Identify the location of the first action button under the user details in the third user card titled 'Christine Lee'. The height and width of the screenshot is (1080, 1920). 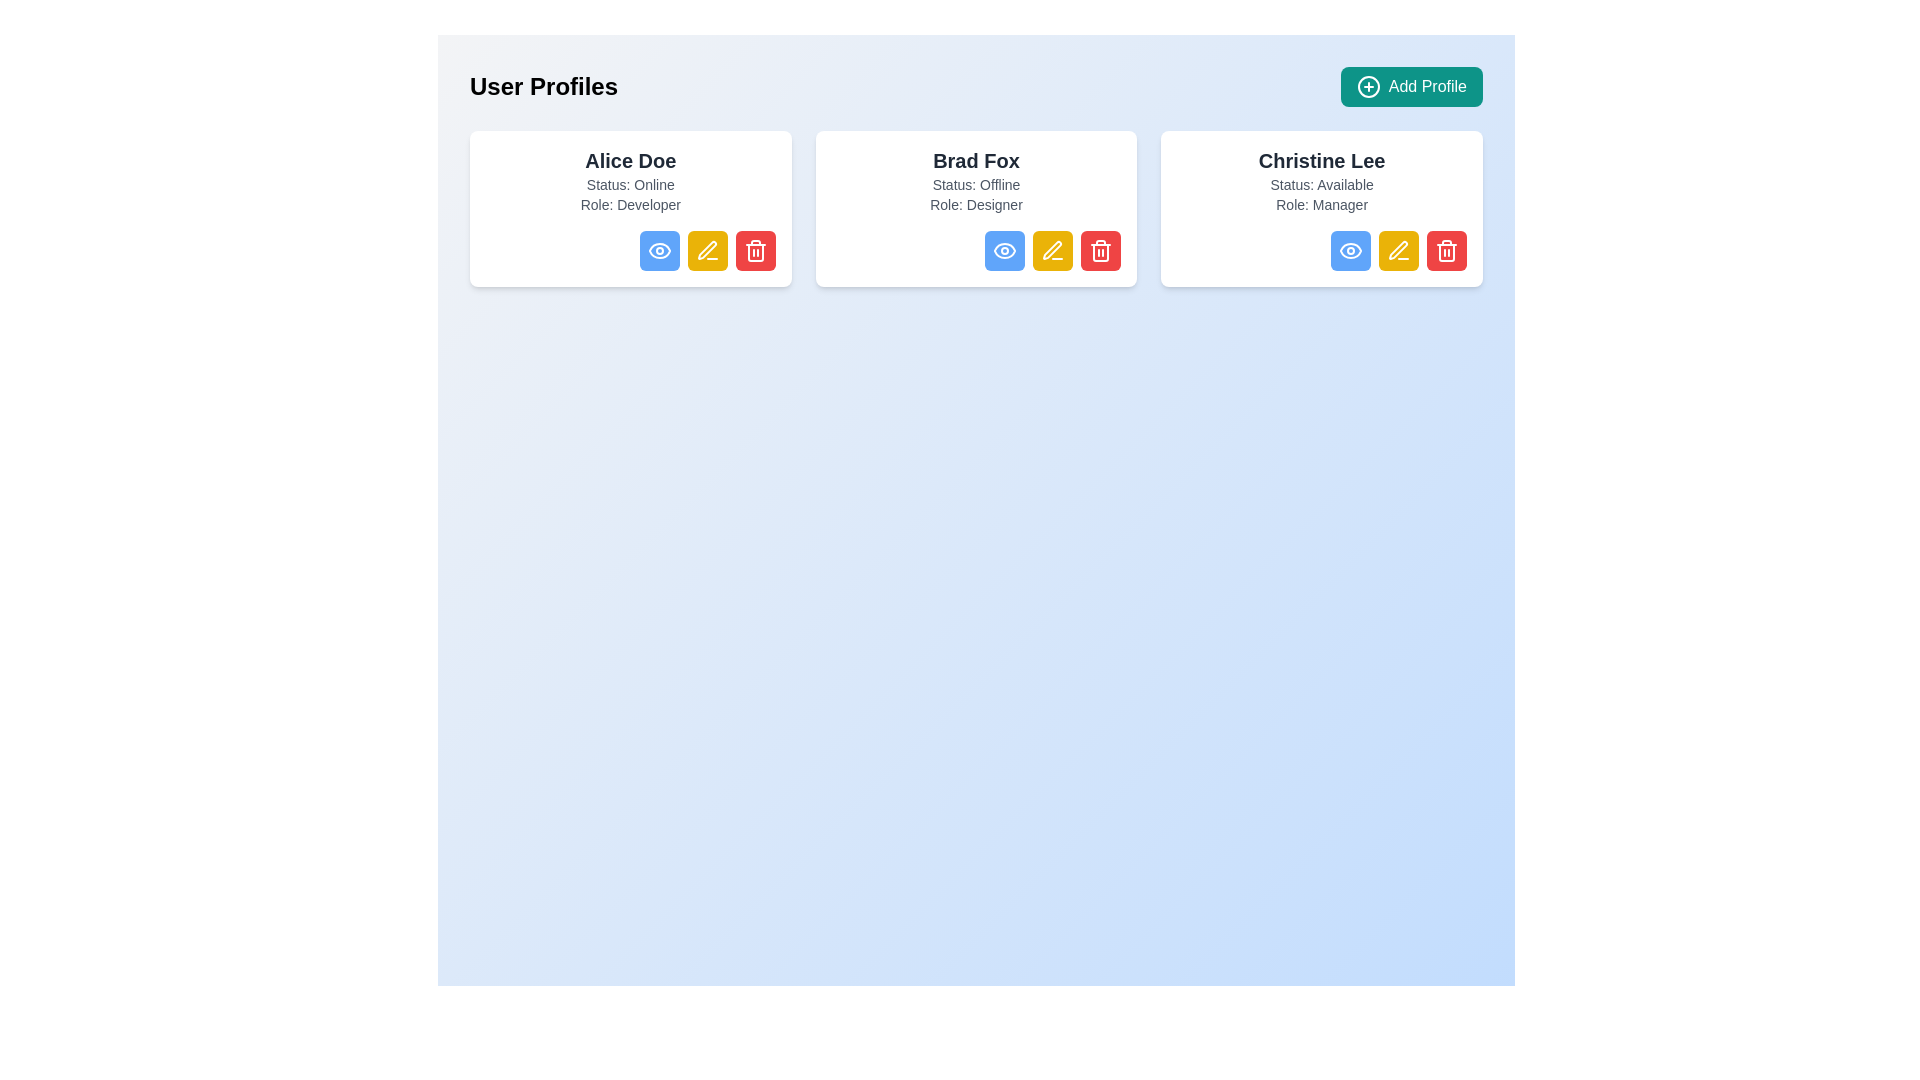
(1349, 249).